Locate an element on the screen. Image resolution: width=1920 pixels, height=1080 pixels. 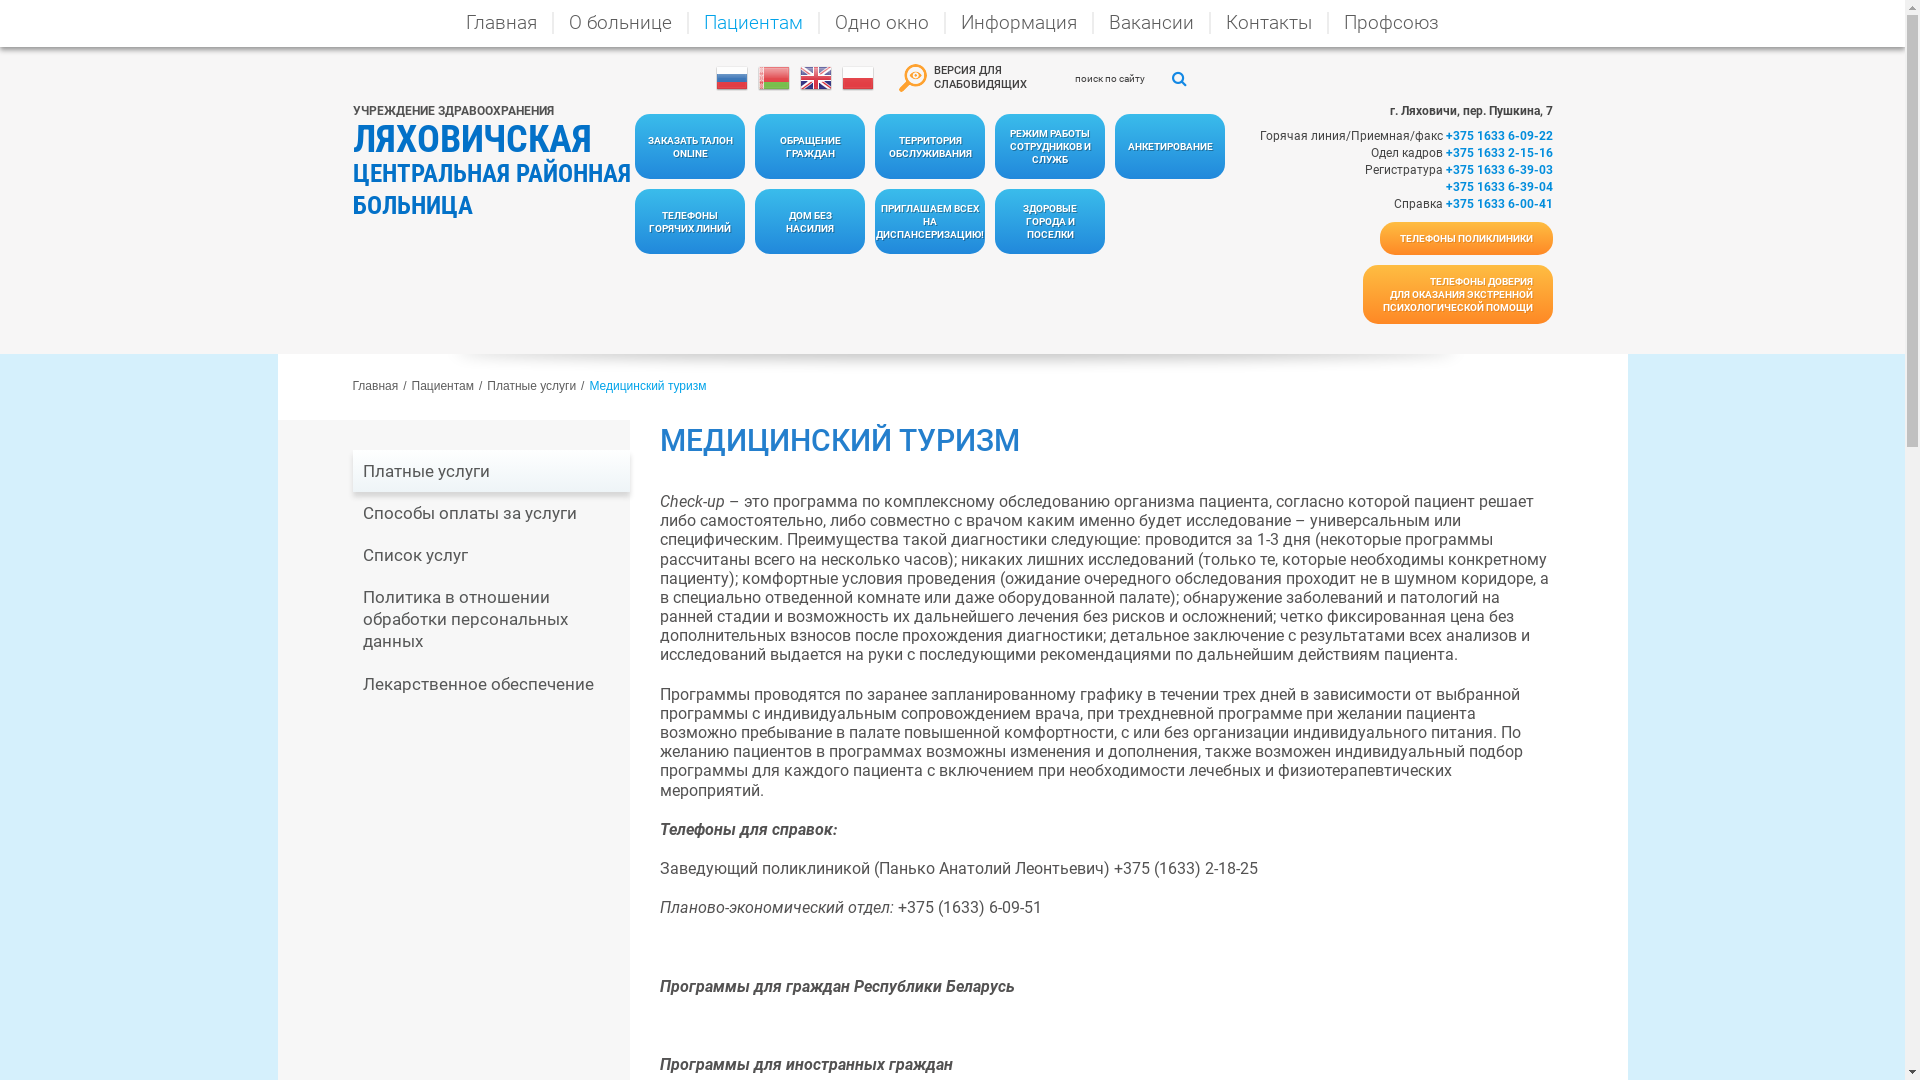
'Polish' is located at coordinates (858, 76).